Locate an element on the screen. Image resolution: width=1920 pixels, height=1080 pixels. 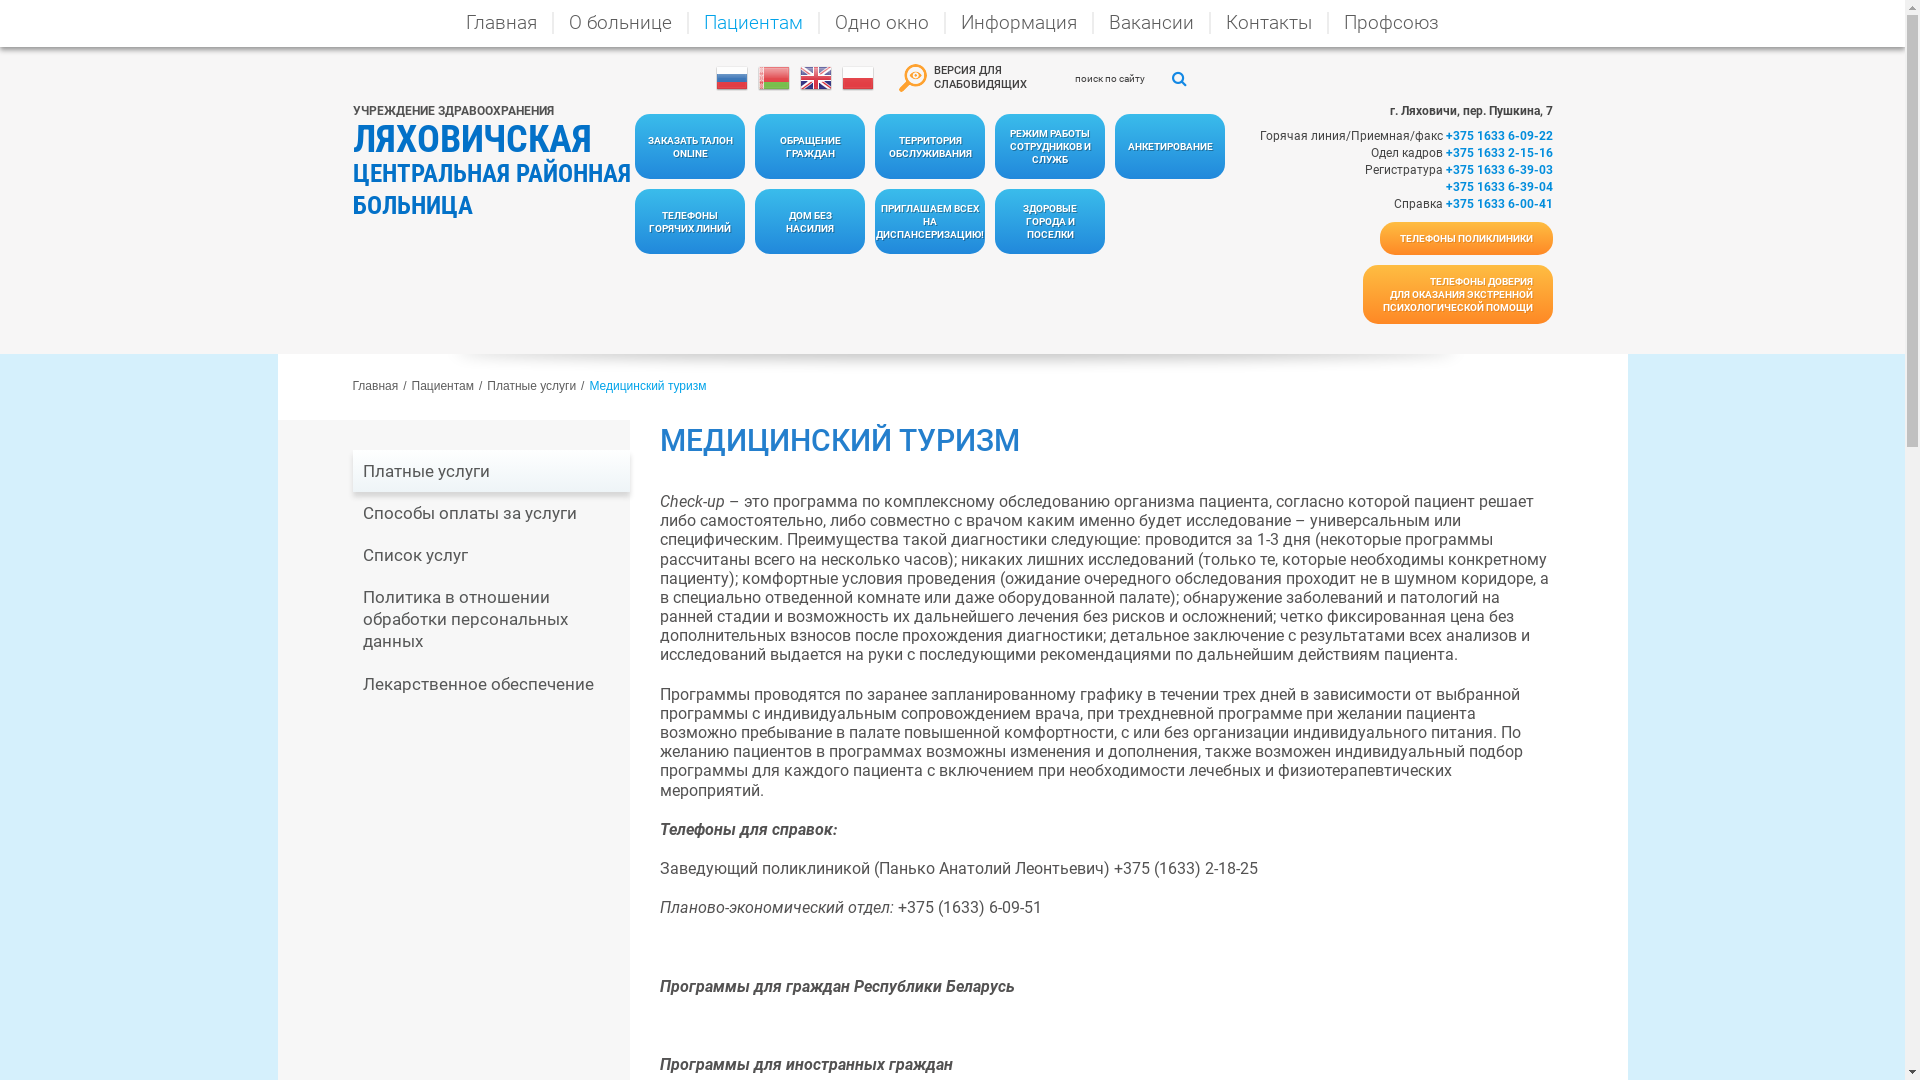
'Polish' is located at coordinates (858, 76).